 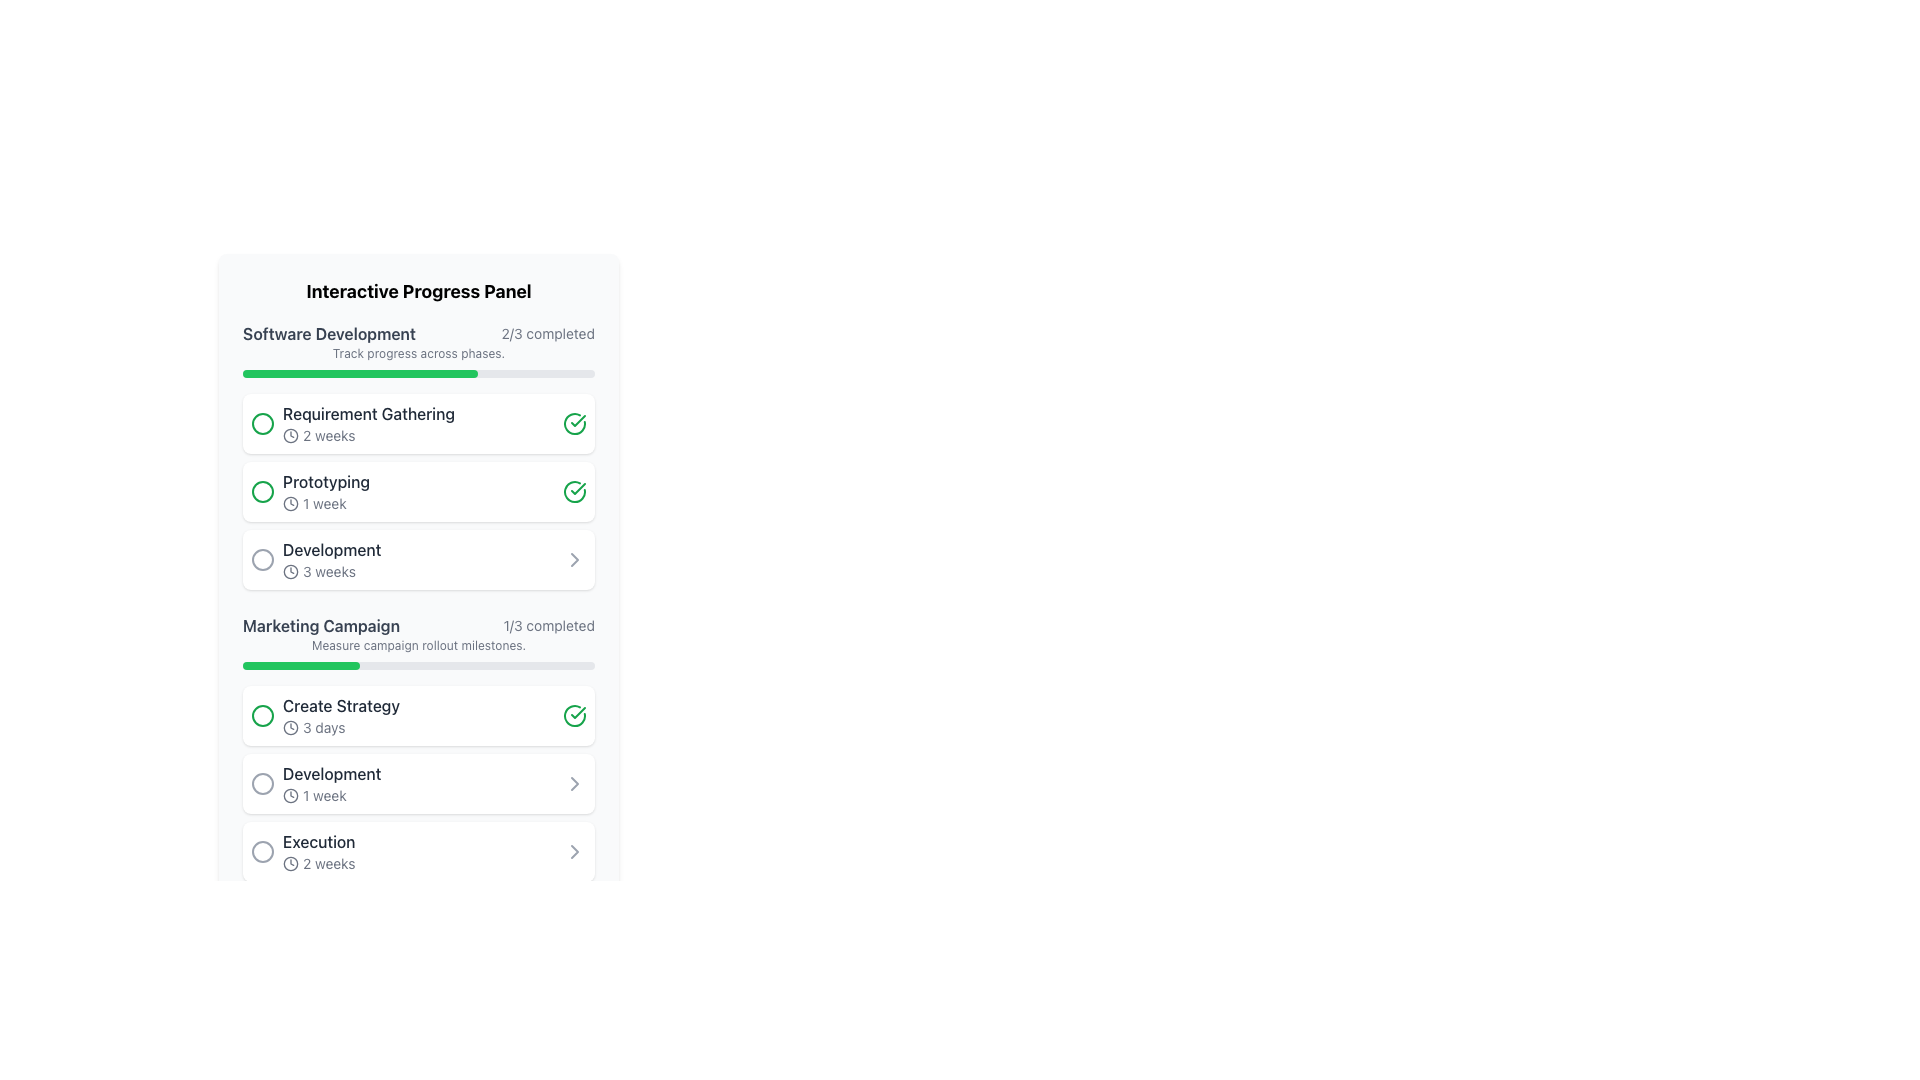 What do you see at coordinates (290, 571) in the screenshot?
I see `the circular graphical element within the clock icon next to the 'Development' text, which indicates a duration of '3 weeks' in the 'Software Development' section` at bounding box center [290, 571].